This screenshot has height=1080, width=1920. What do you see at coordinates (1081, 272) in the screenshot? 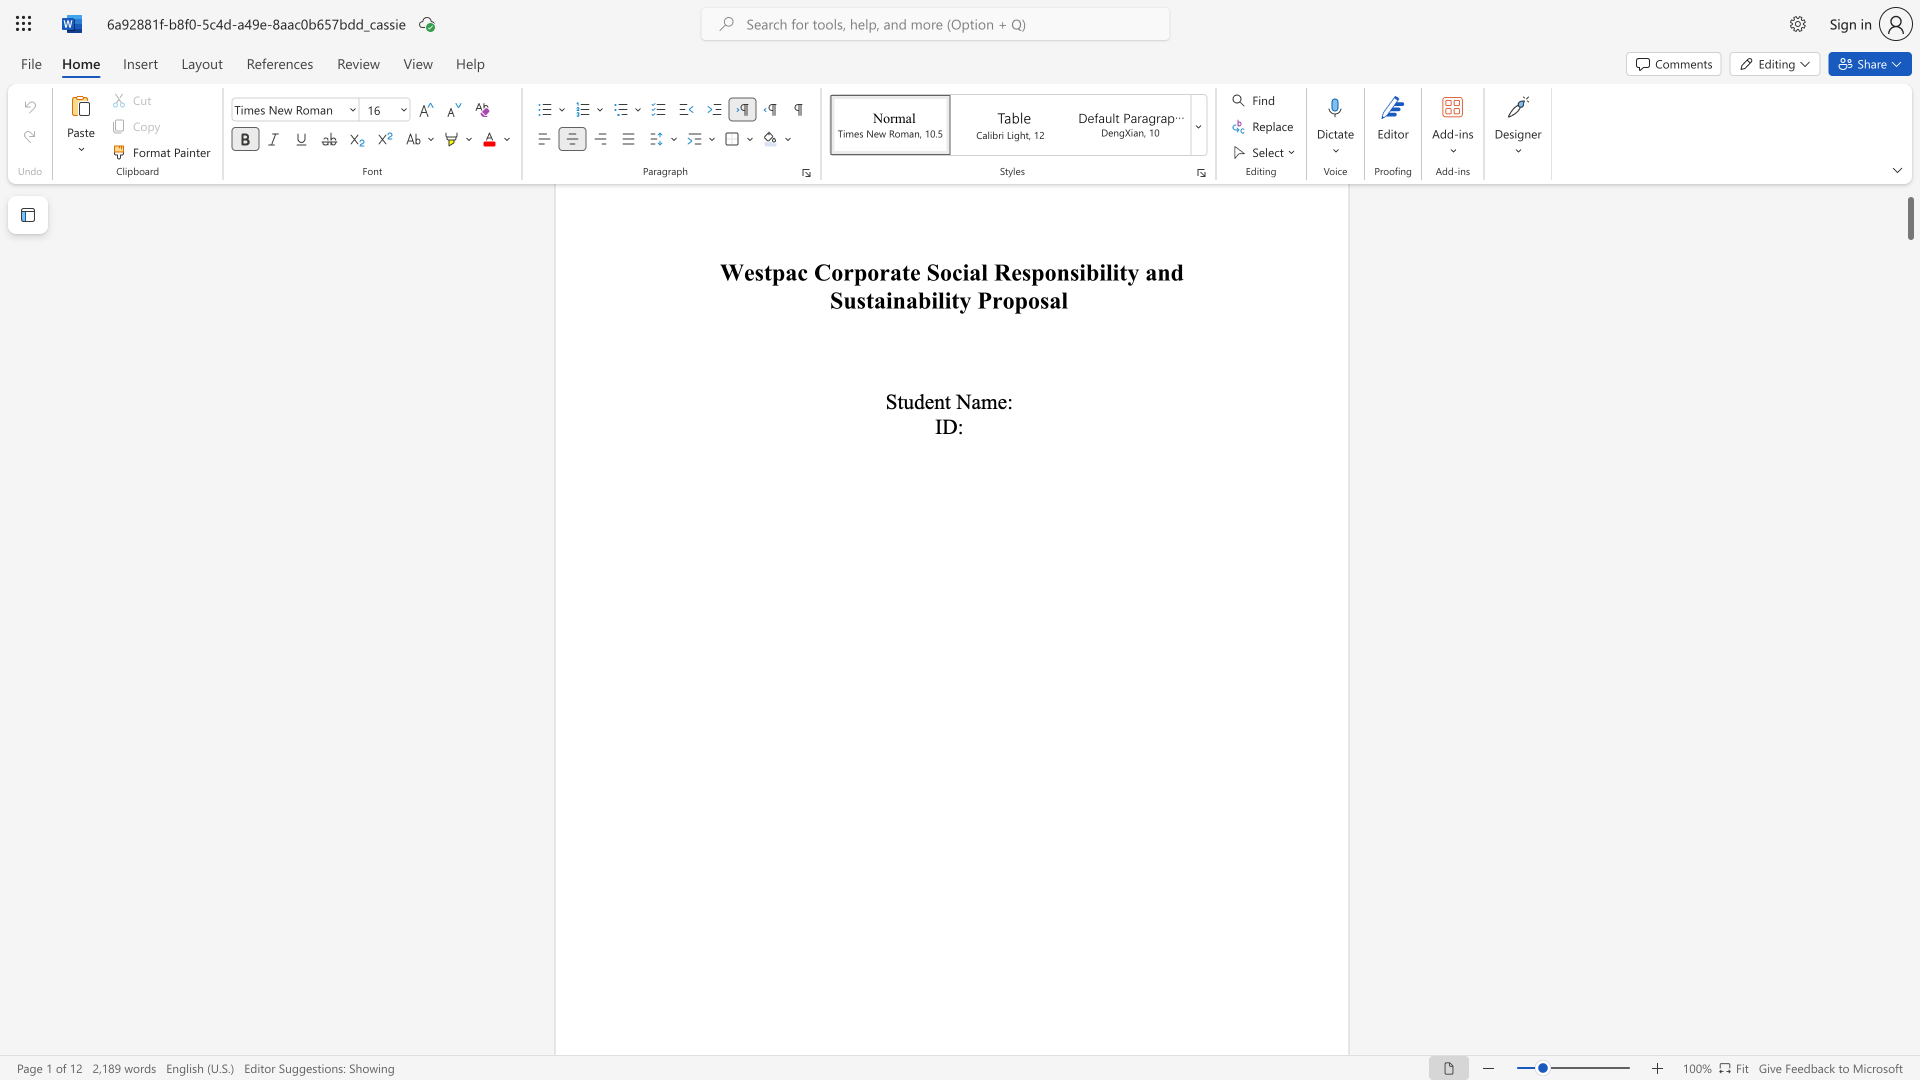
I see `the 2th character "i" in the text` at bounding box center [1081, 272].